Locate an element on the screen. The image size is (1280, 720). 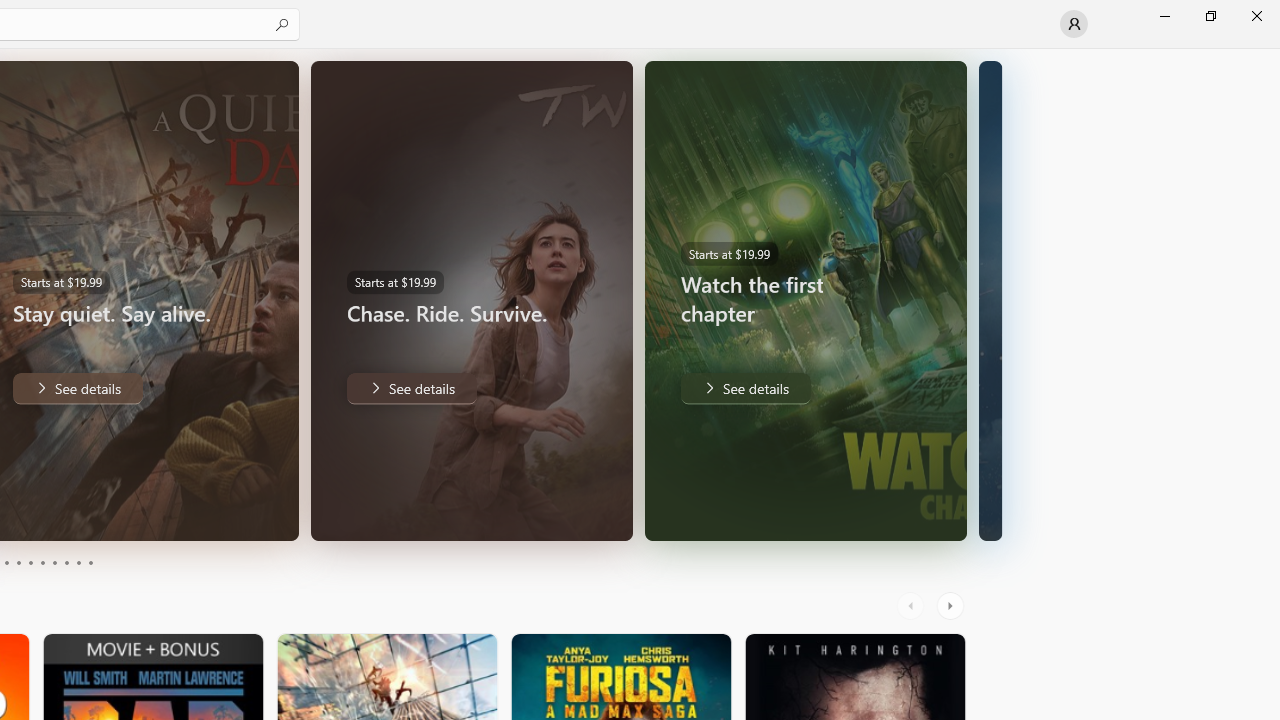
'Page 5' is located at coordinates (30, 563).